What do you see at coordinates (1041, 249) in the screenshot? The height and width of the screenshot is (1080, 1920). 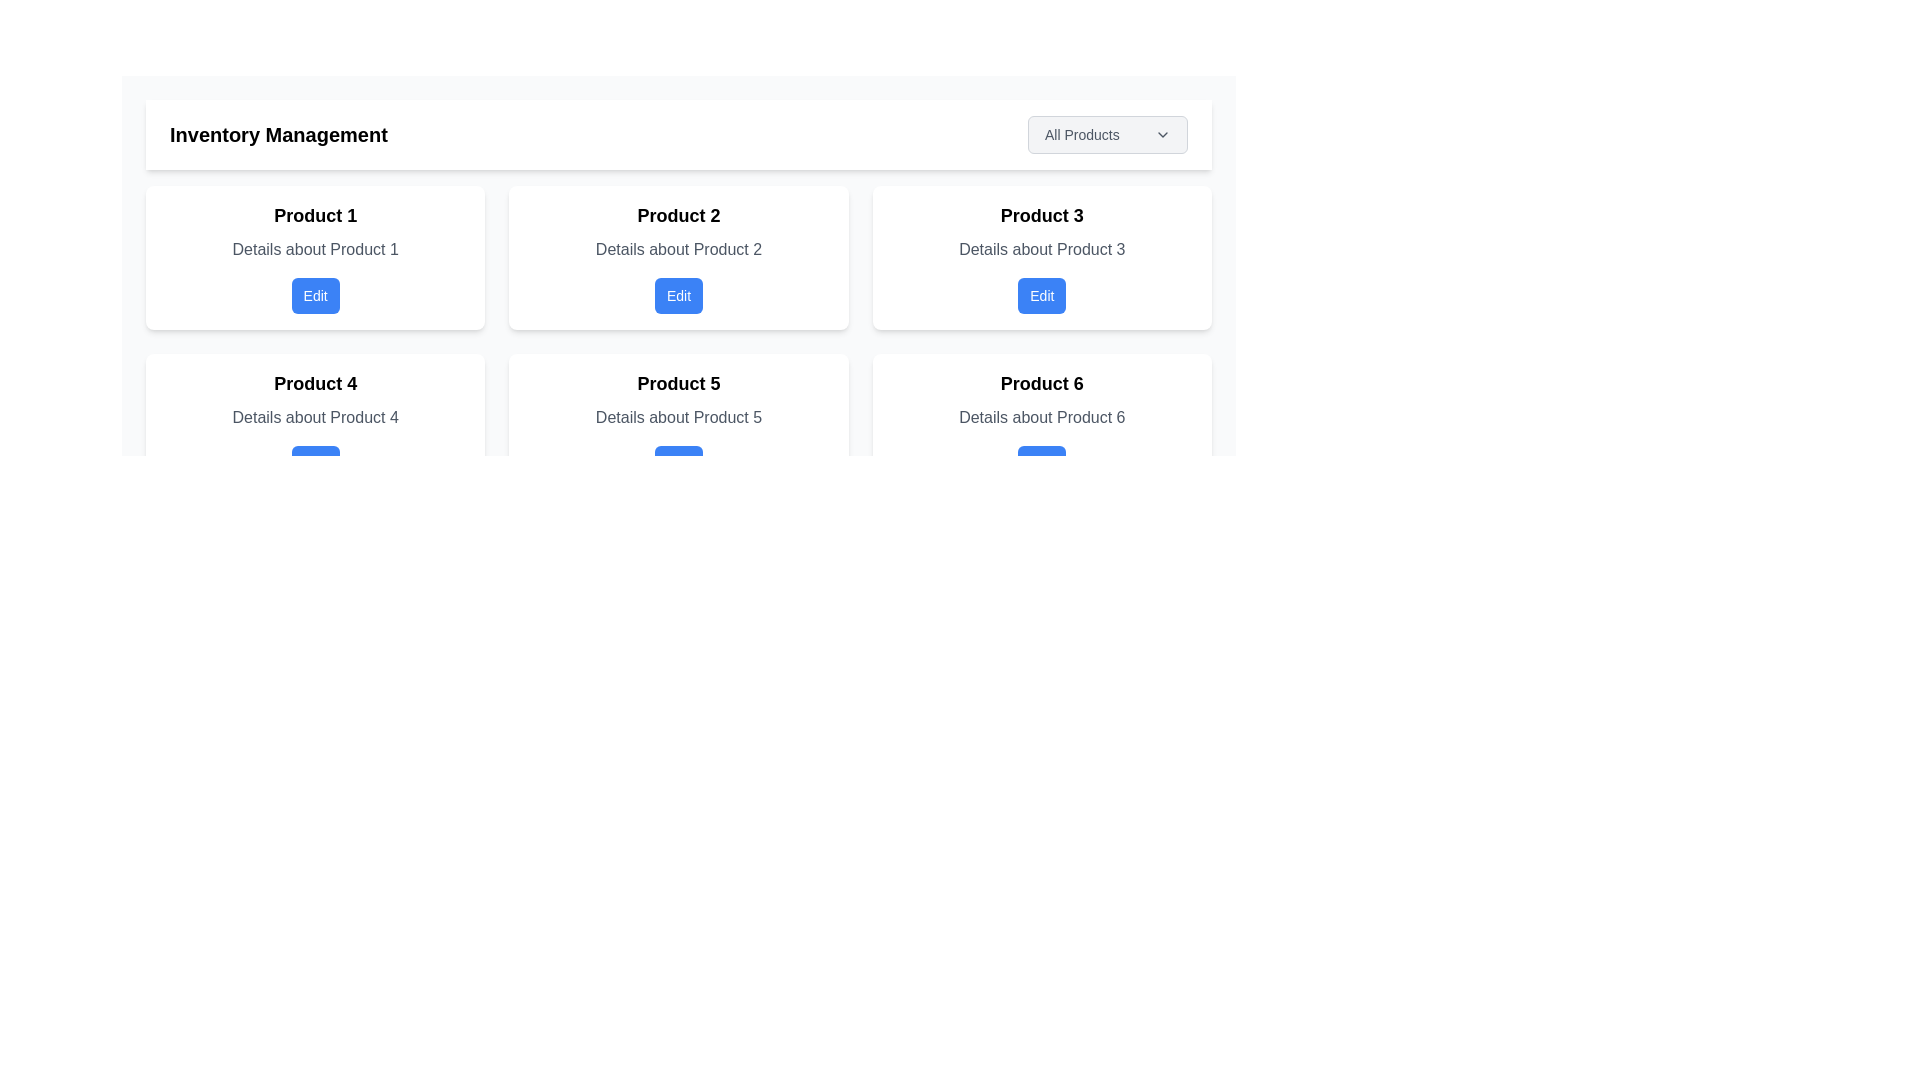 I see `static descriptive information about 'Product 3' located within the card labeled 'Product 3', positioned below the title and above the 'Edit' button` at bounding box center [1041, 249].